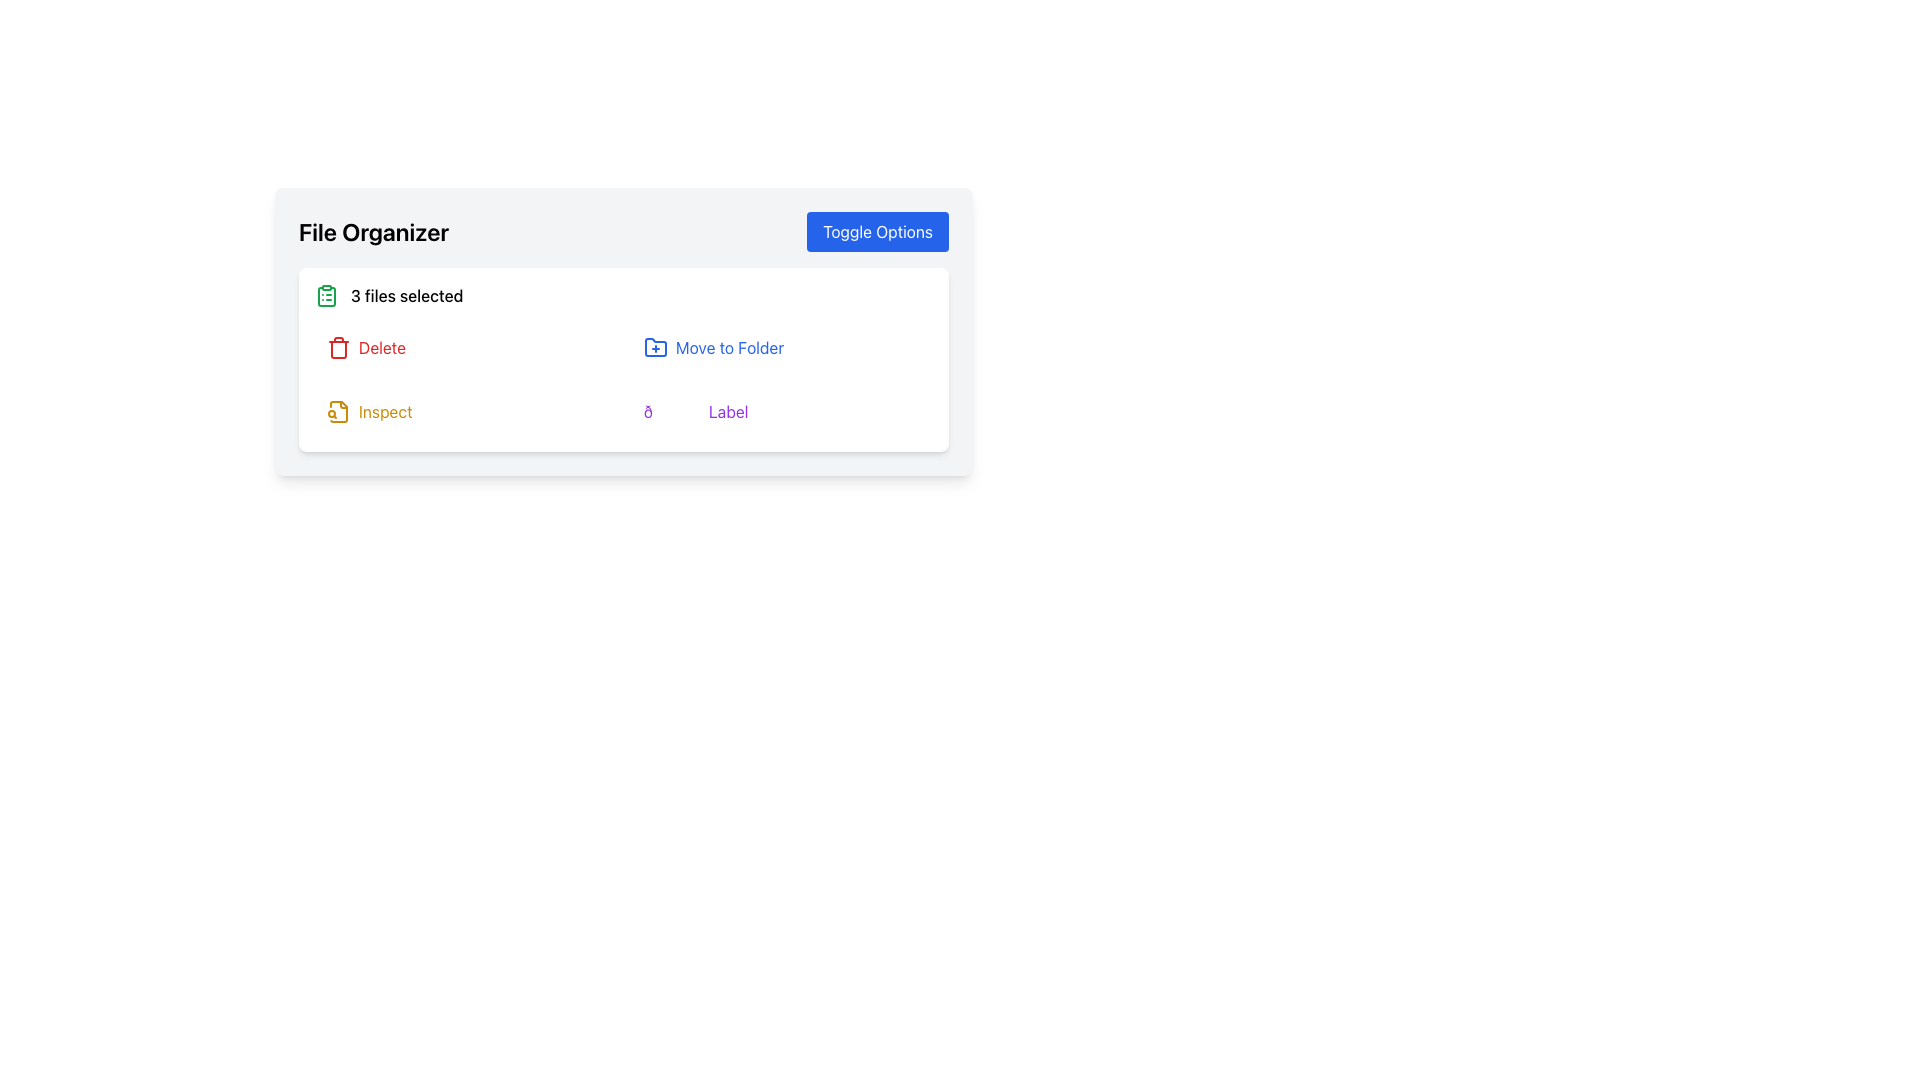  I want to click on the 'Inspect' button, which is styled with bold yellow text and an icon of a document with a magnifying glass, located in the 'File Organizer' card as the fourth interactive option, so click(385, 411).